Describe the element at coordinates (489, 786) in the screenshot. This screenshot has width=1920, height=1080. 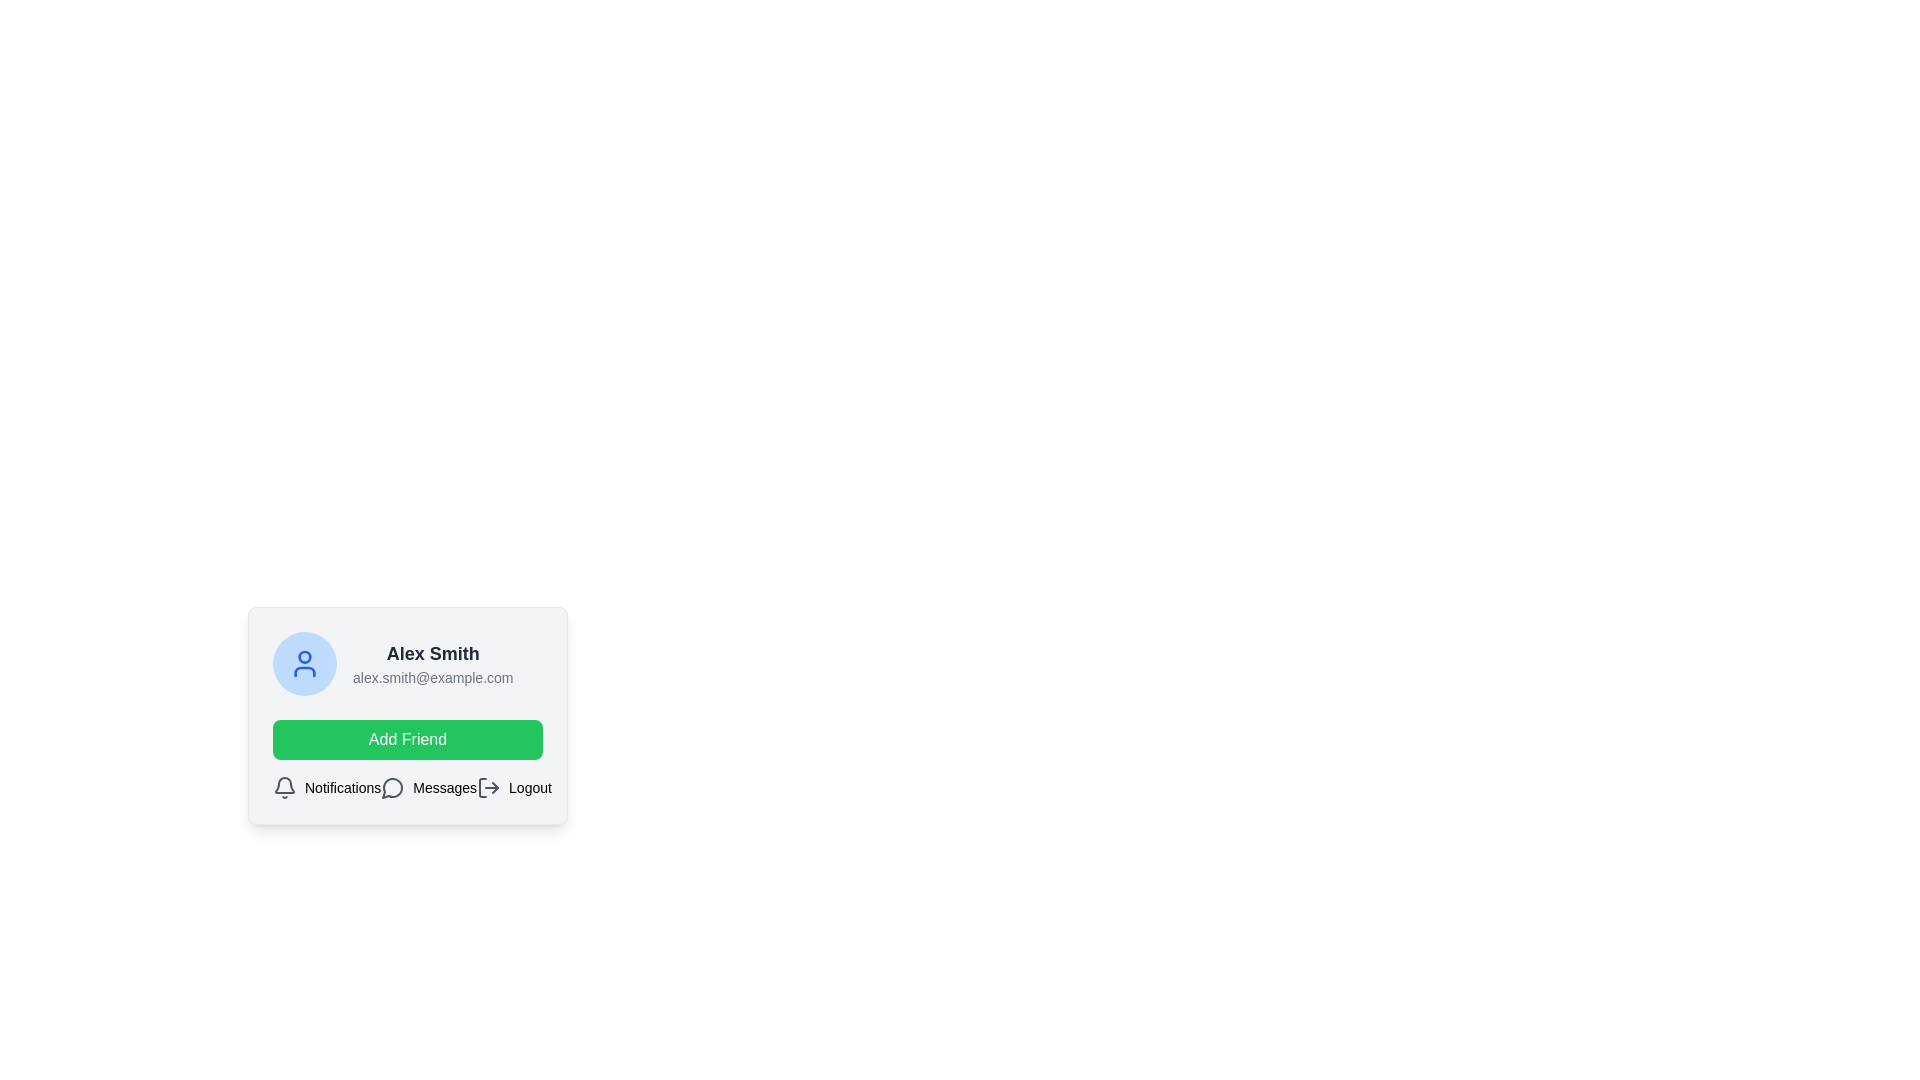
I see `the log-out icon, which is styled as an arrow pointing right out of a rectangular frame and located next to the 'Logout' label, to trigger the tooltip` at that location.